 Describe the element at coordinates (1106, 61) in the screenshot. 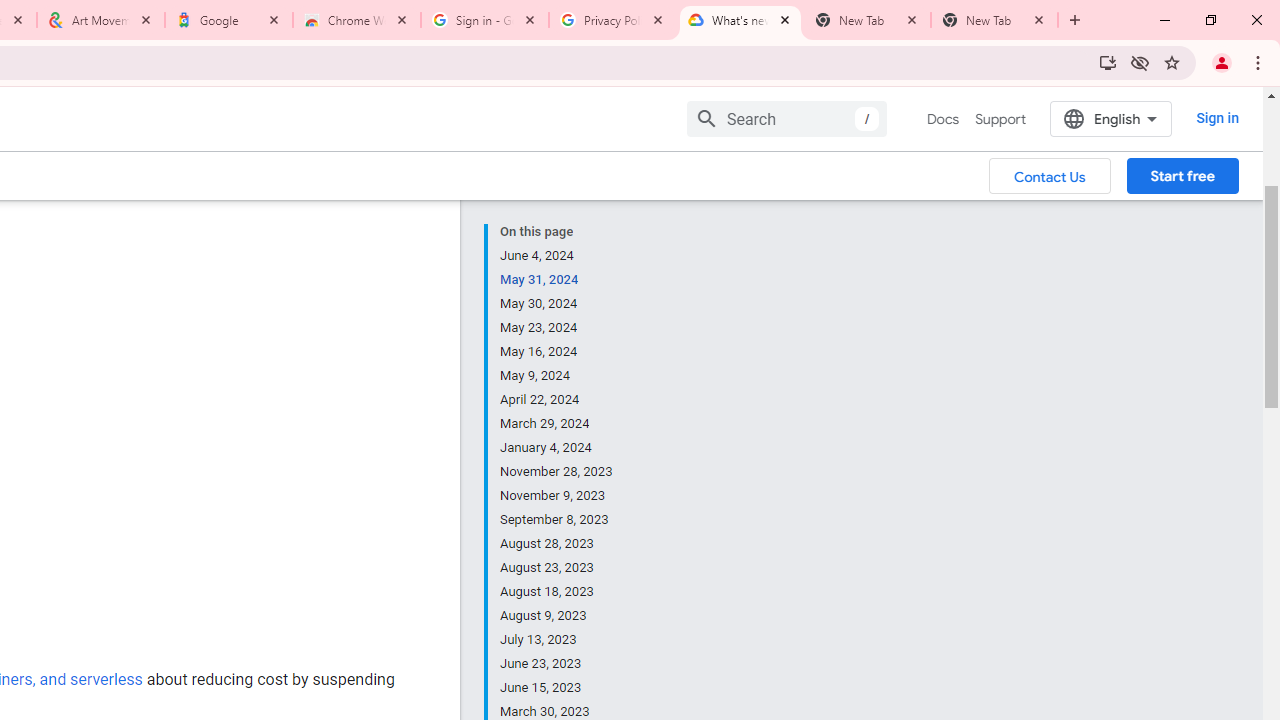

I see `'Install Google Cloud'` at that location.